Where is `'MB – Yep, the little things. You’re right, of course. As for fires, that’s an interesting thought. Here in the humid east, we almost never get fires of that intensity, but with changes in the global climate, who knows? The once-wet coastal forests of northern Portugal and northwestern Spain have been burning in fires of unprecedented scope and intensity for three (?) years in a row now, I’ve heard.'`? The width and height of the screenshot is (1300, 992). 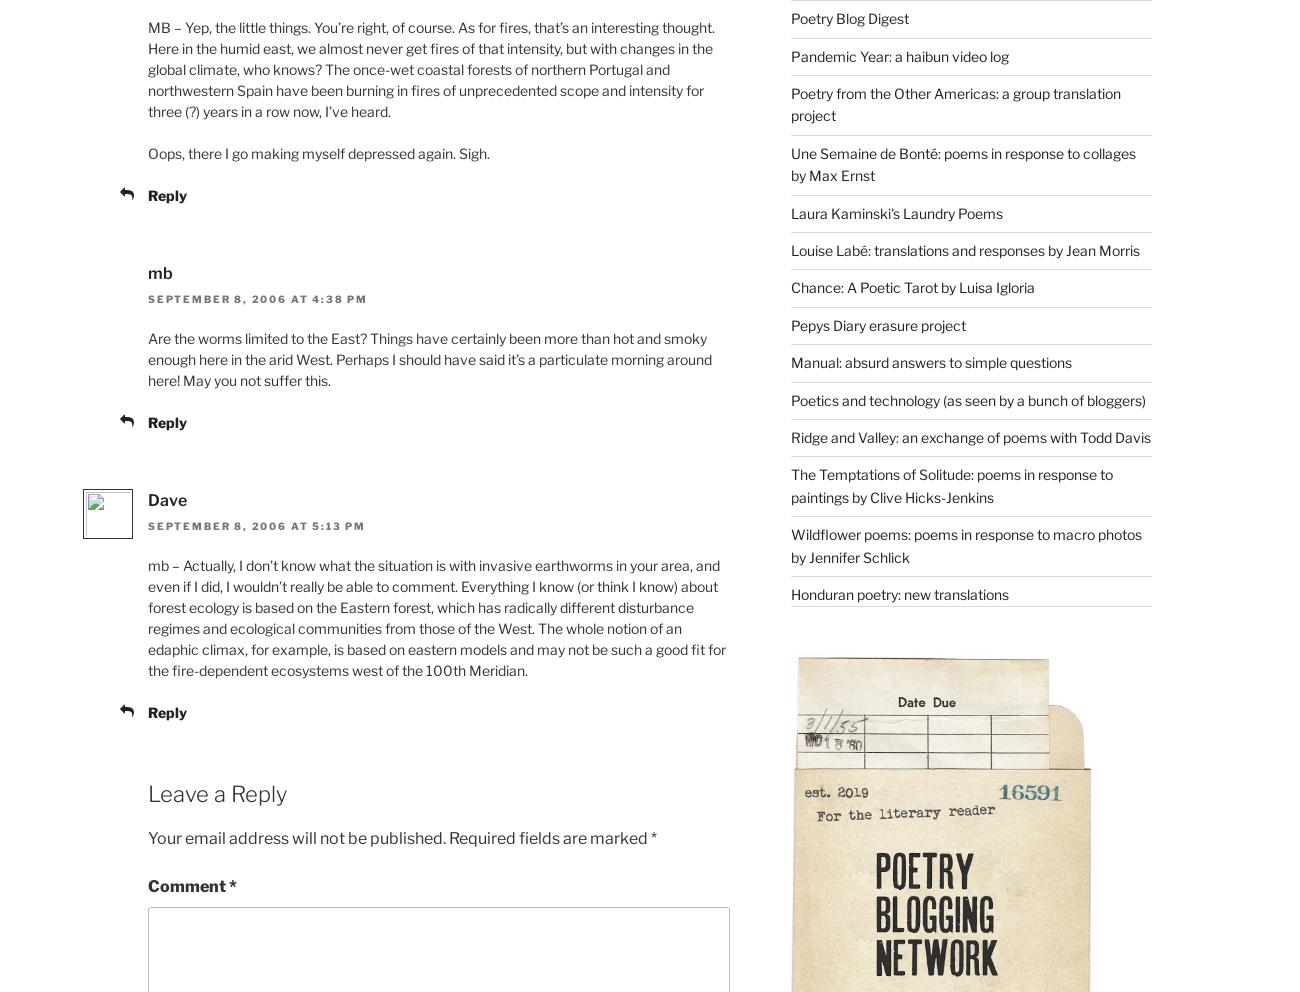 'MB – Yep, the little things. You’re right, of course. As for fires, that’s an interesting thought. Here in the humid east, we almost never get fires of that intensity, but with changes in the global climate, who knows? The once-wet coastal forests of northern Portugal and northwestern Spain have been burning in fires of unprecedented scope and intensity for three (?) years in a row now, I’ve heard.' is located at coordinates (431, 68).